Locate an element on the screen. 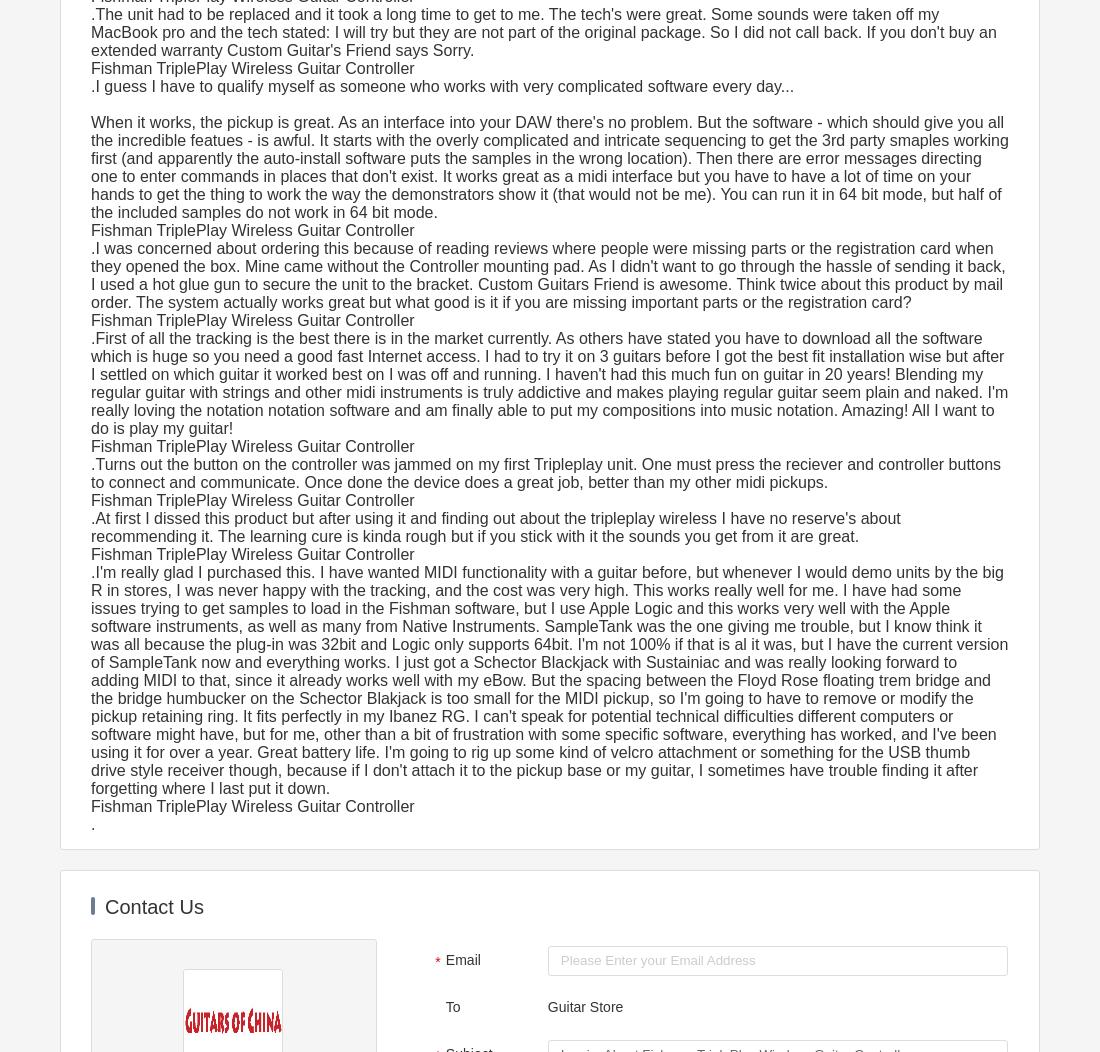 The height and width of the screenshot is (1052, 1100). '.At first I dissed this product but after using it and finding out about the tripleplay wireless I have no reserve's about recommending it. The learning cure is kinda rough but if you stick with it the sounds you get from it are great.' is located at coordinates (495, 527).